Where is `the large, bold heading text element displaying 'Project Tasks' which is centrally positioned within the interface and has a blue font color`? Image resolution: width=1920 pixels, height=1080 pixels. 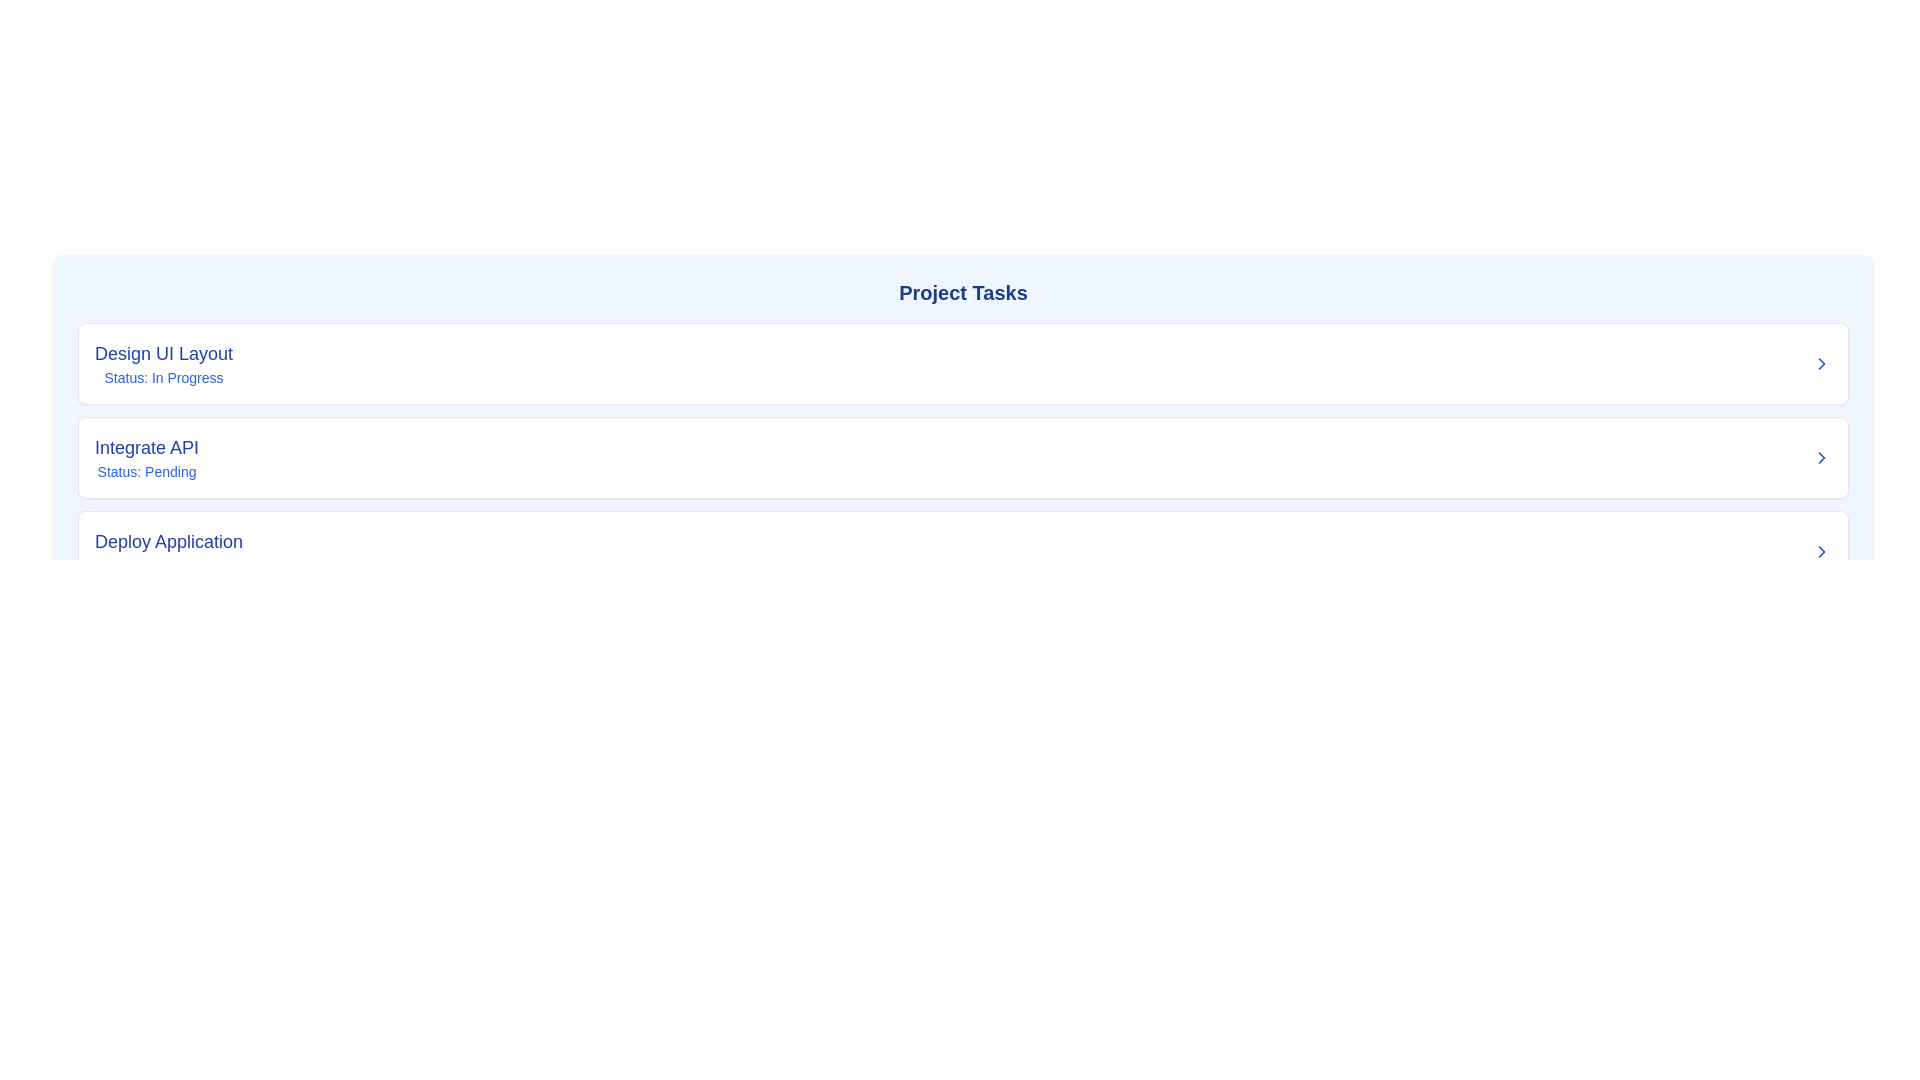
the large, bold heading text element displaying 'Project Tasks' which is centrally positioned within the interface and has a blue font color is located at coordinates (963, 293).